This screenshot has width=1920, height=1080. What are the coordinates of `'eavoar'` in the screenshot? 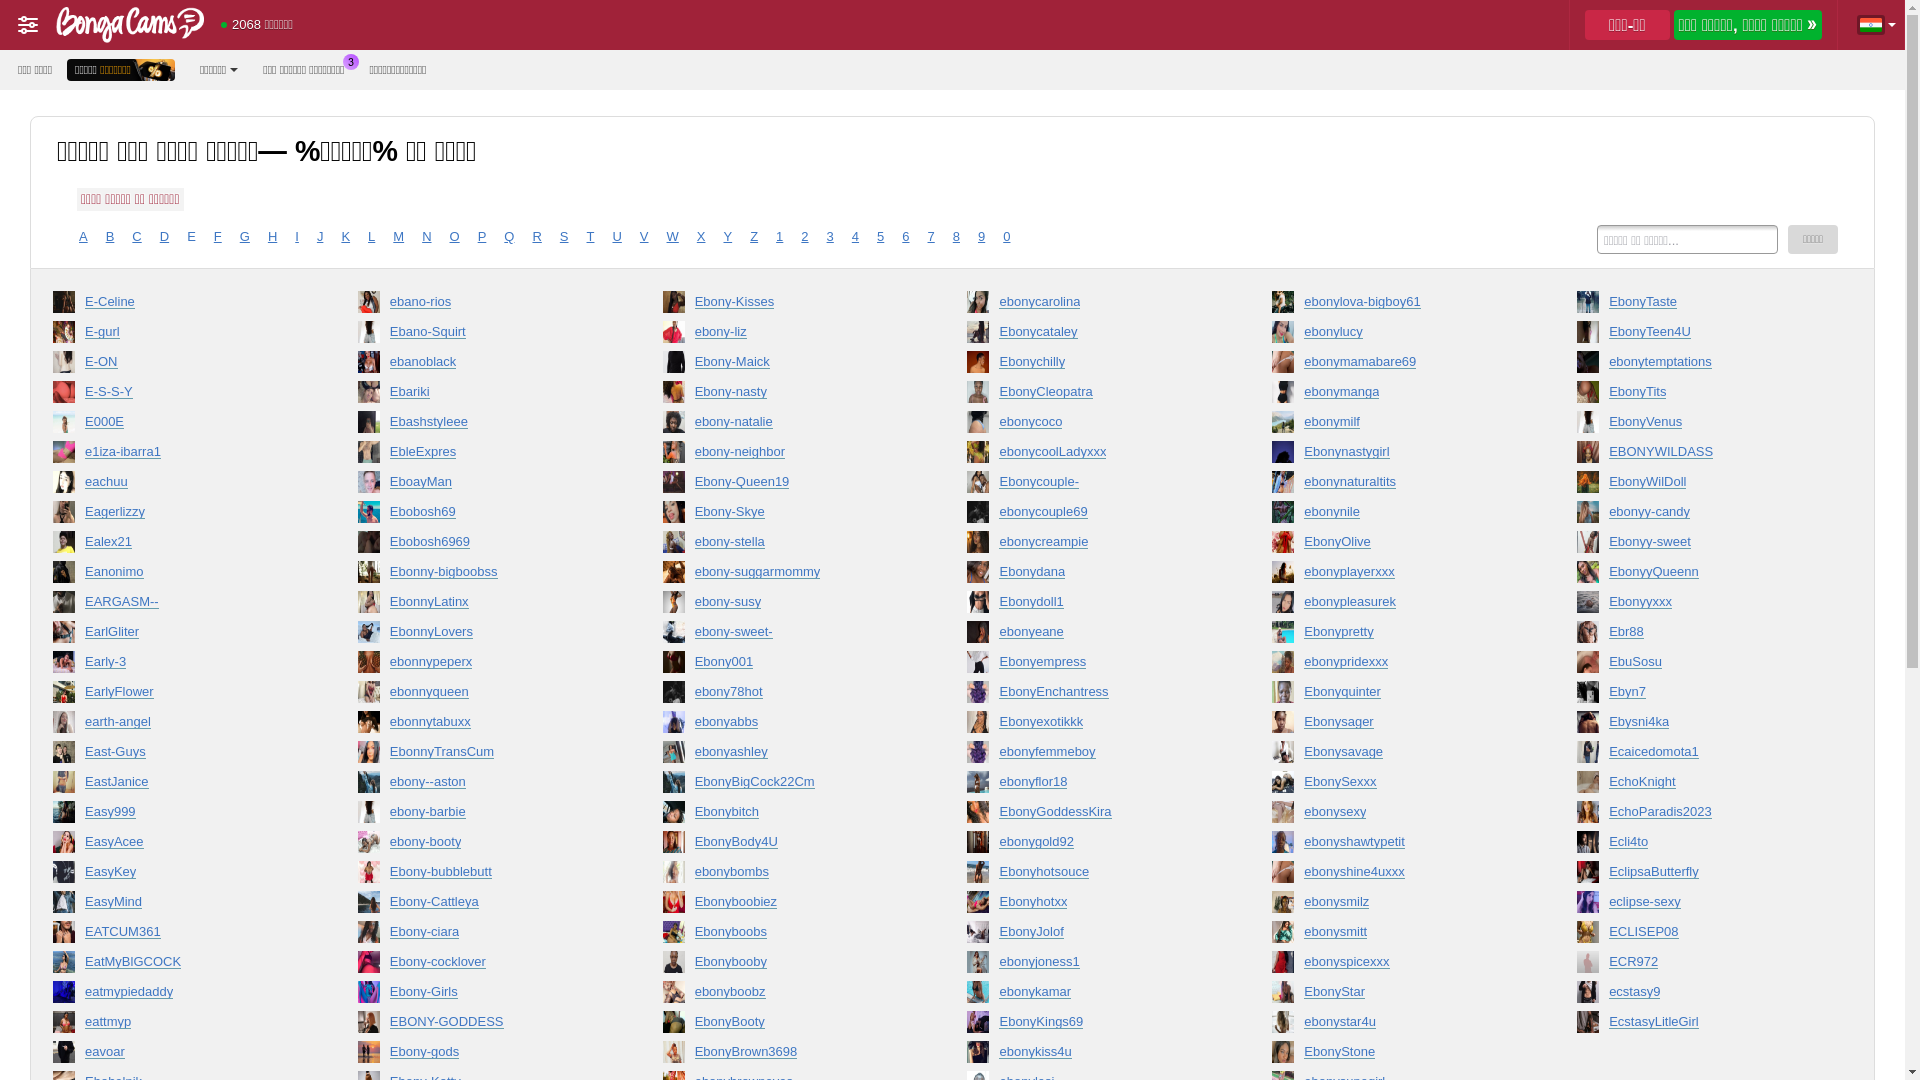 It's located at (52, 1055).